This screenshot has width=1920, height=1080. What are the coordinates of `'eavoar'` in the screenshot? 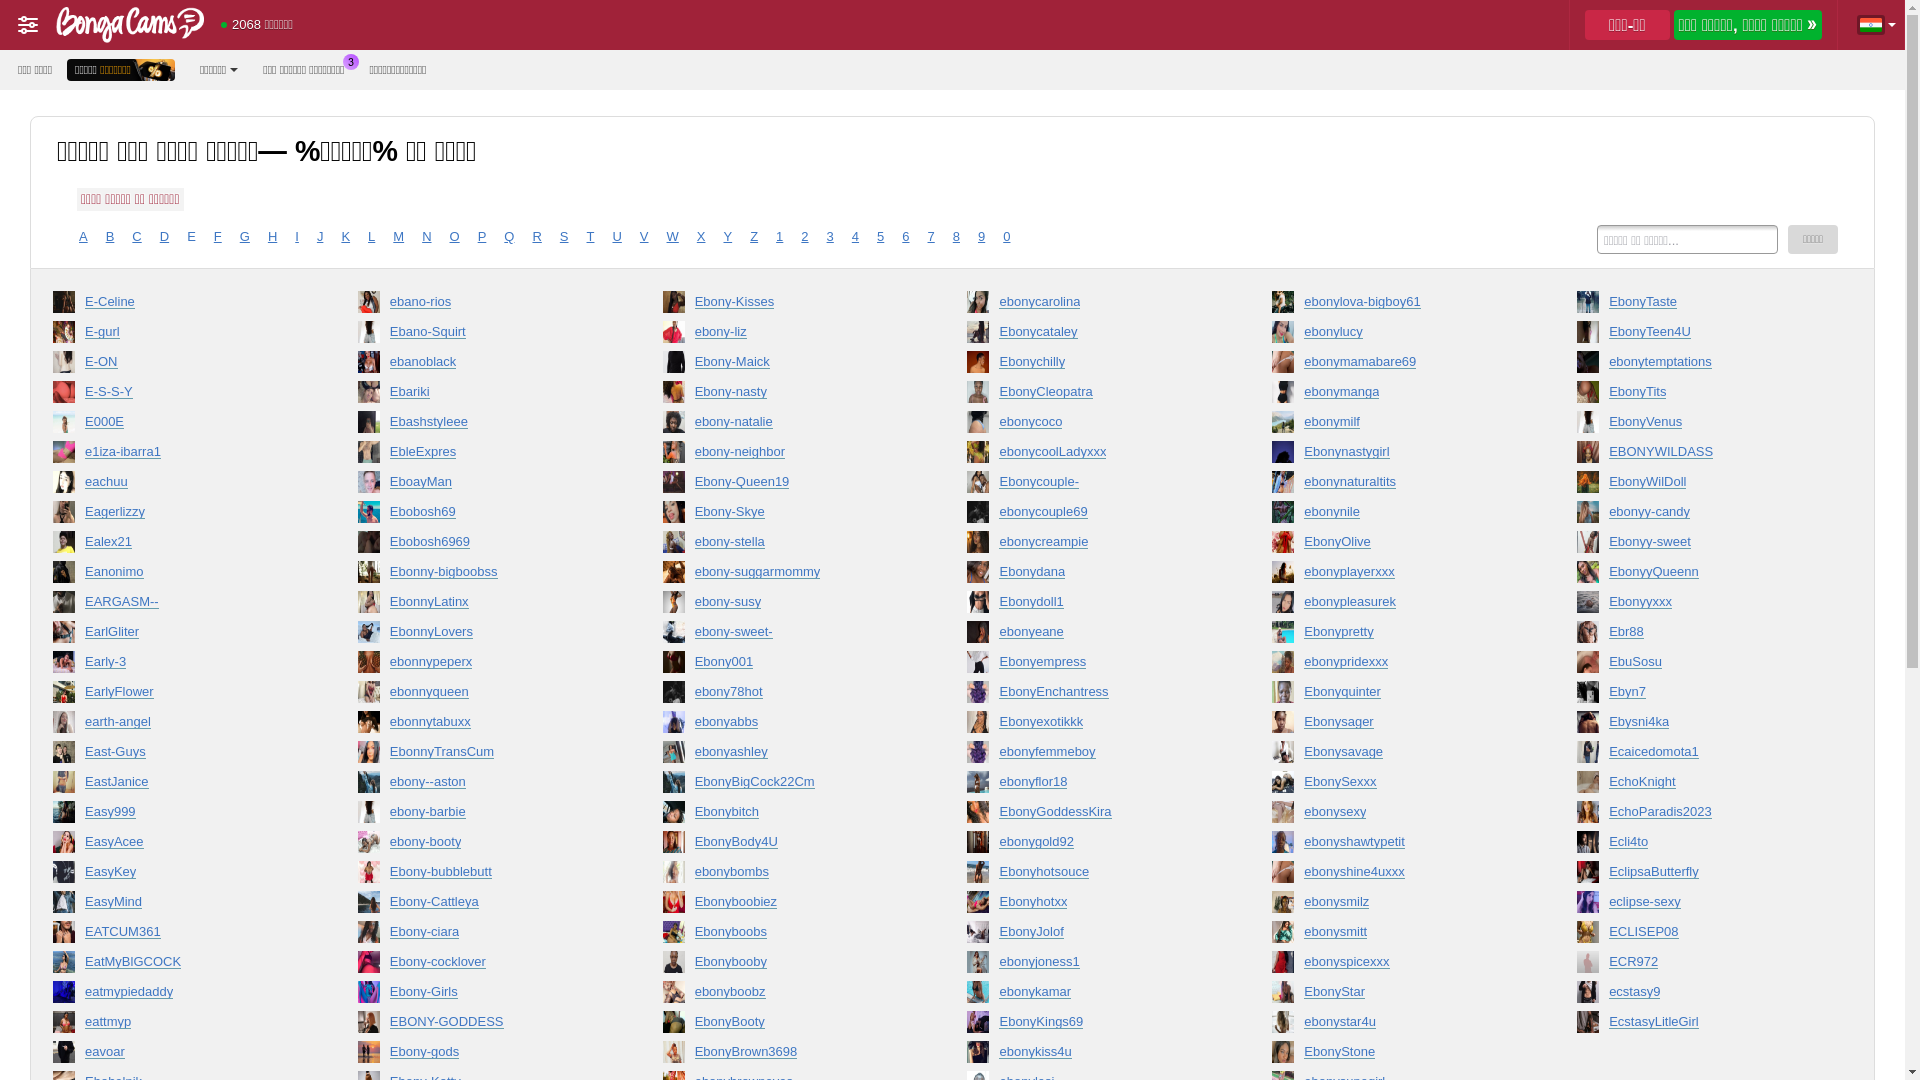 It's located at (52, 1055).